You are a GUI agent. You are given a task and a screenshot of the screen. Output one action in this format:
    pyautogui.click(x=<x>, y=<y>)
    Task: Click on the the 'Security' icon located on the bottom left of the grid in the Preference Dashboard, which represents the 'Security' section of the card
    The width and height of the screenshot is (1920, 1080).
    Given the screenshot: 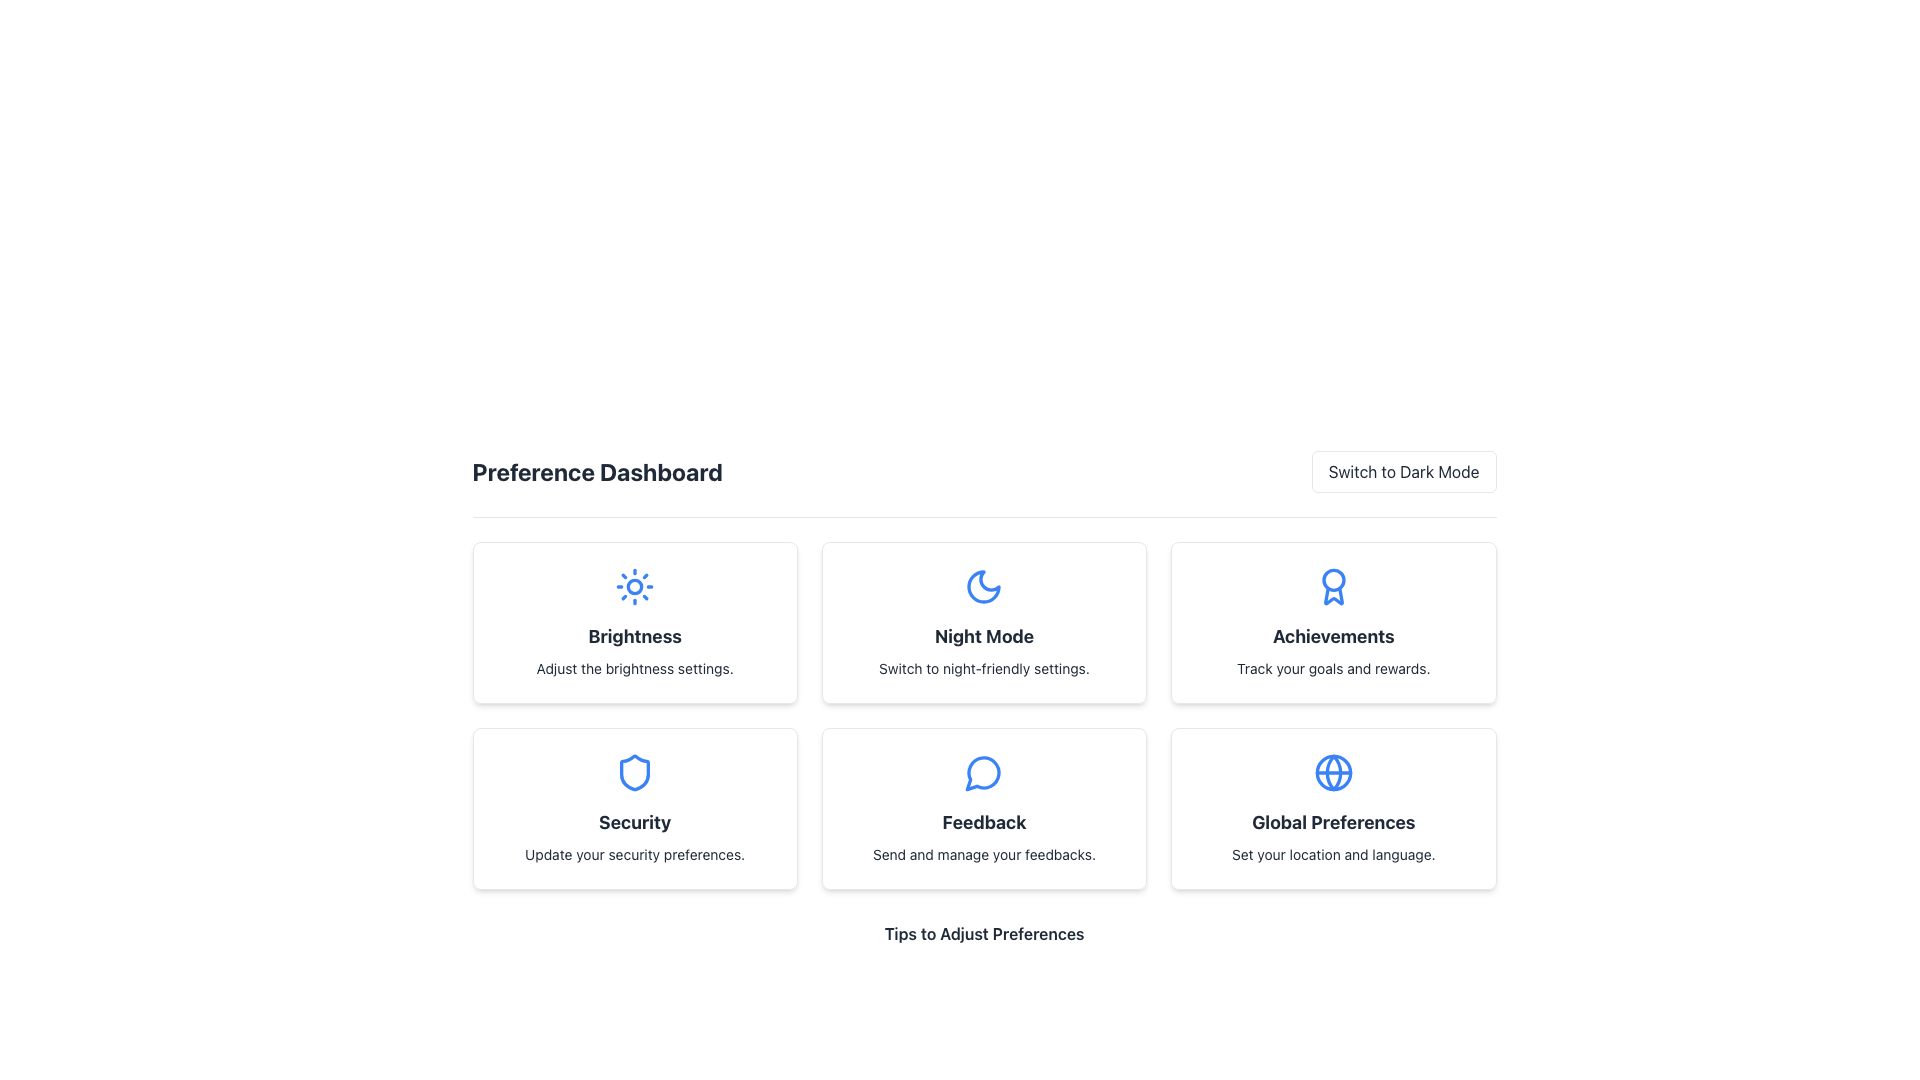 What is the action you would take?
    pyautogui.click(x=634, y=771)
    